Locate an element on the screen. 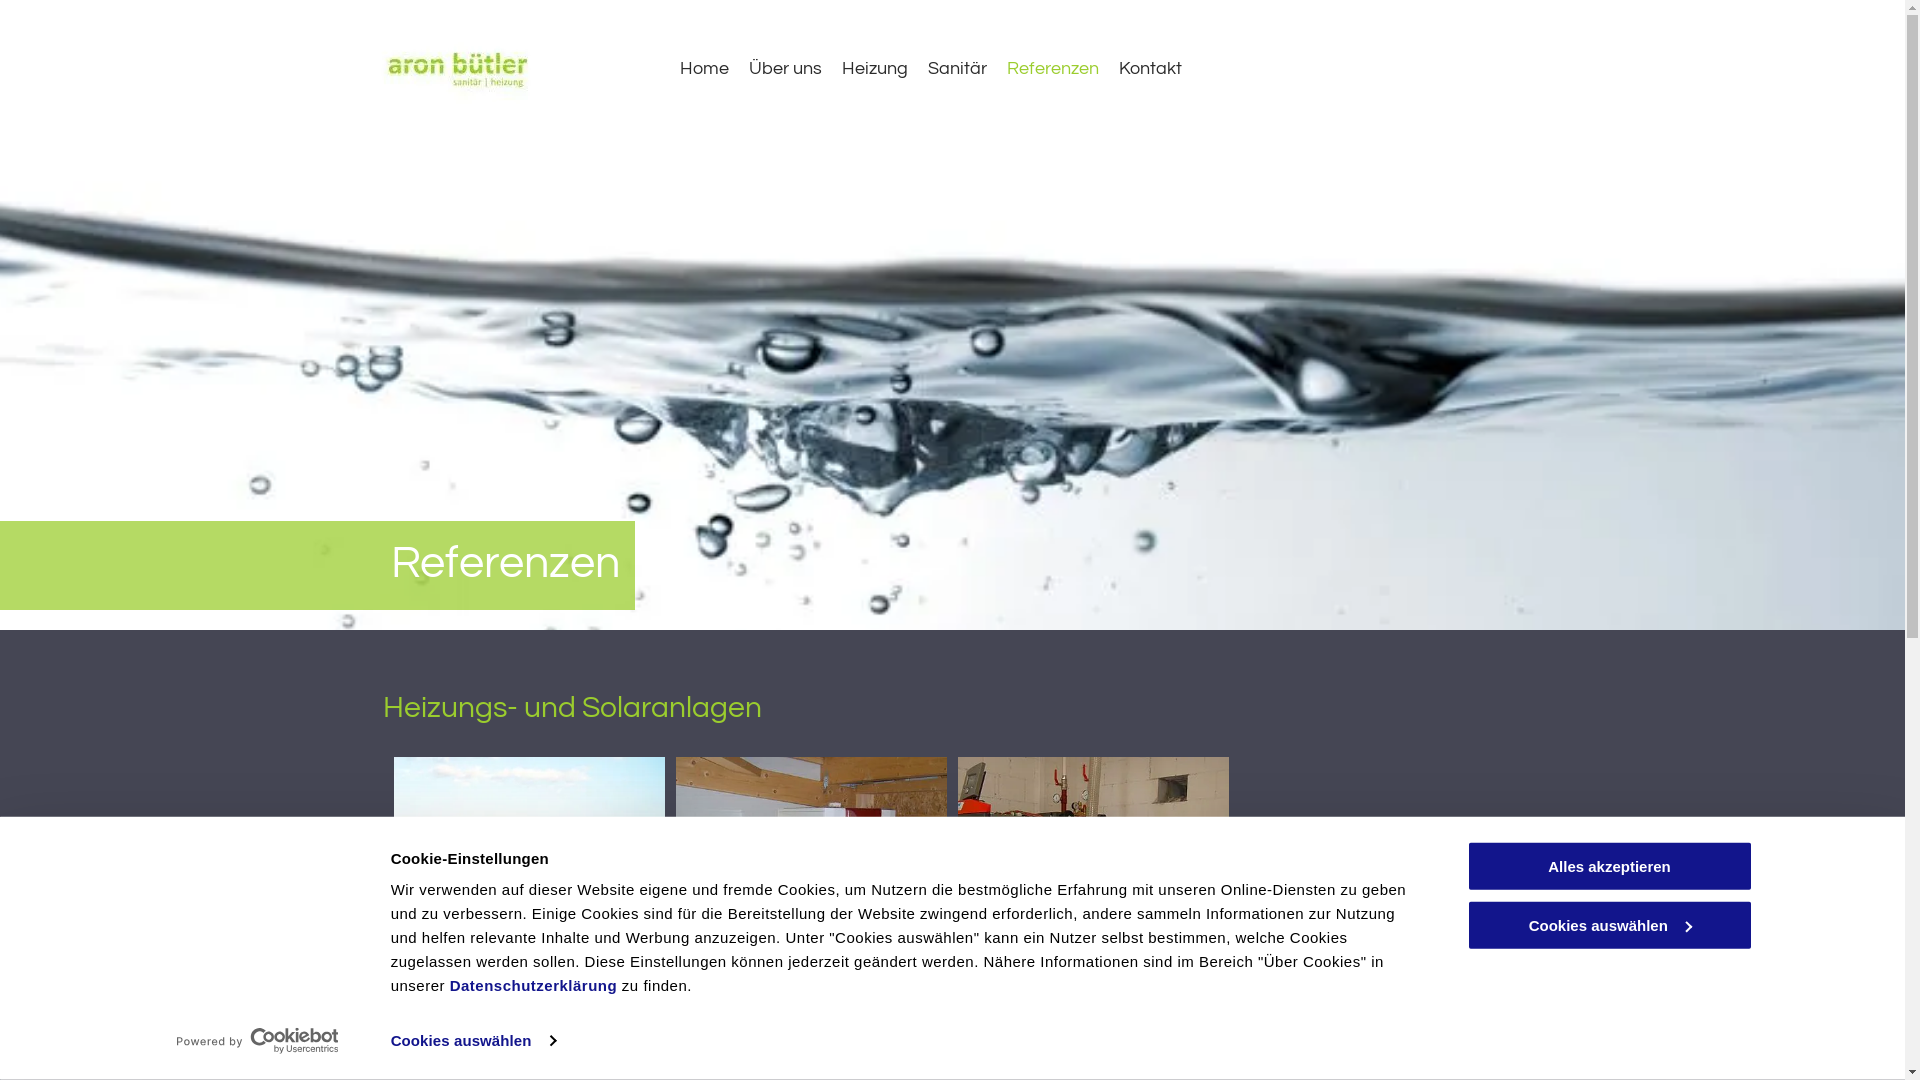 Image resolution: width=1920 pixels, height=1080 pixels. 'Heizung' is located at coordinates (874, 67).